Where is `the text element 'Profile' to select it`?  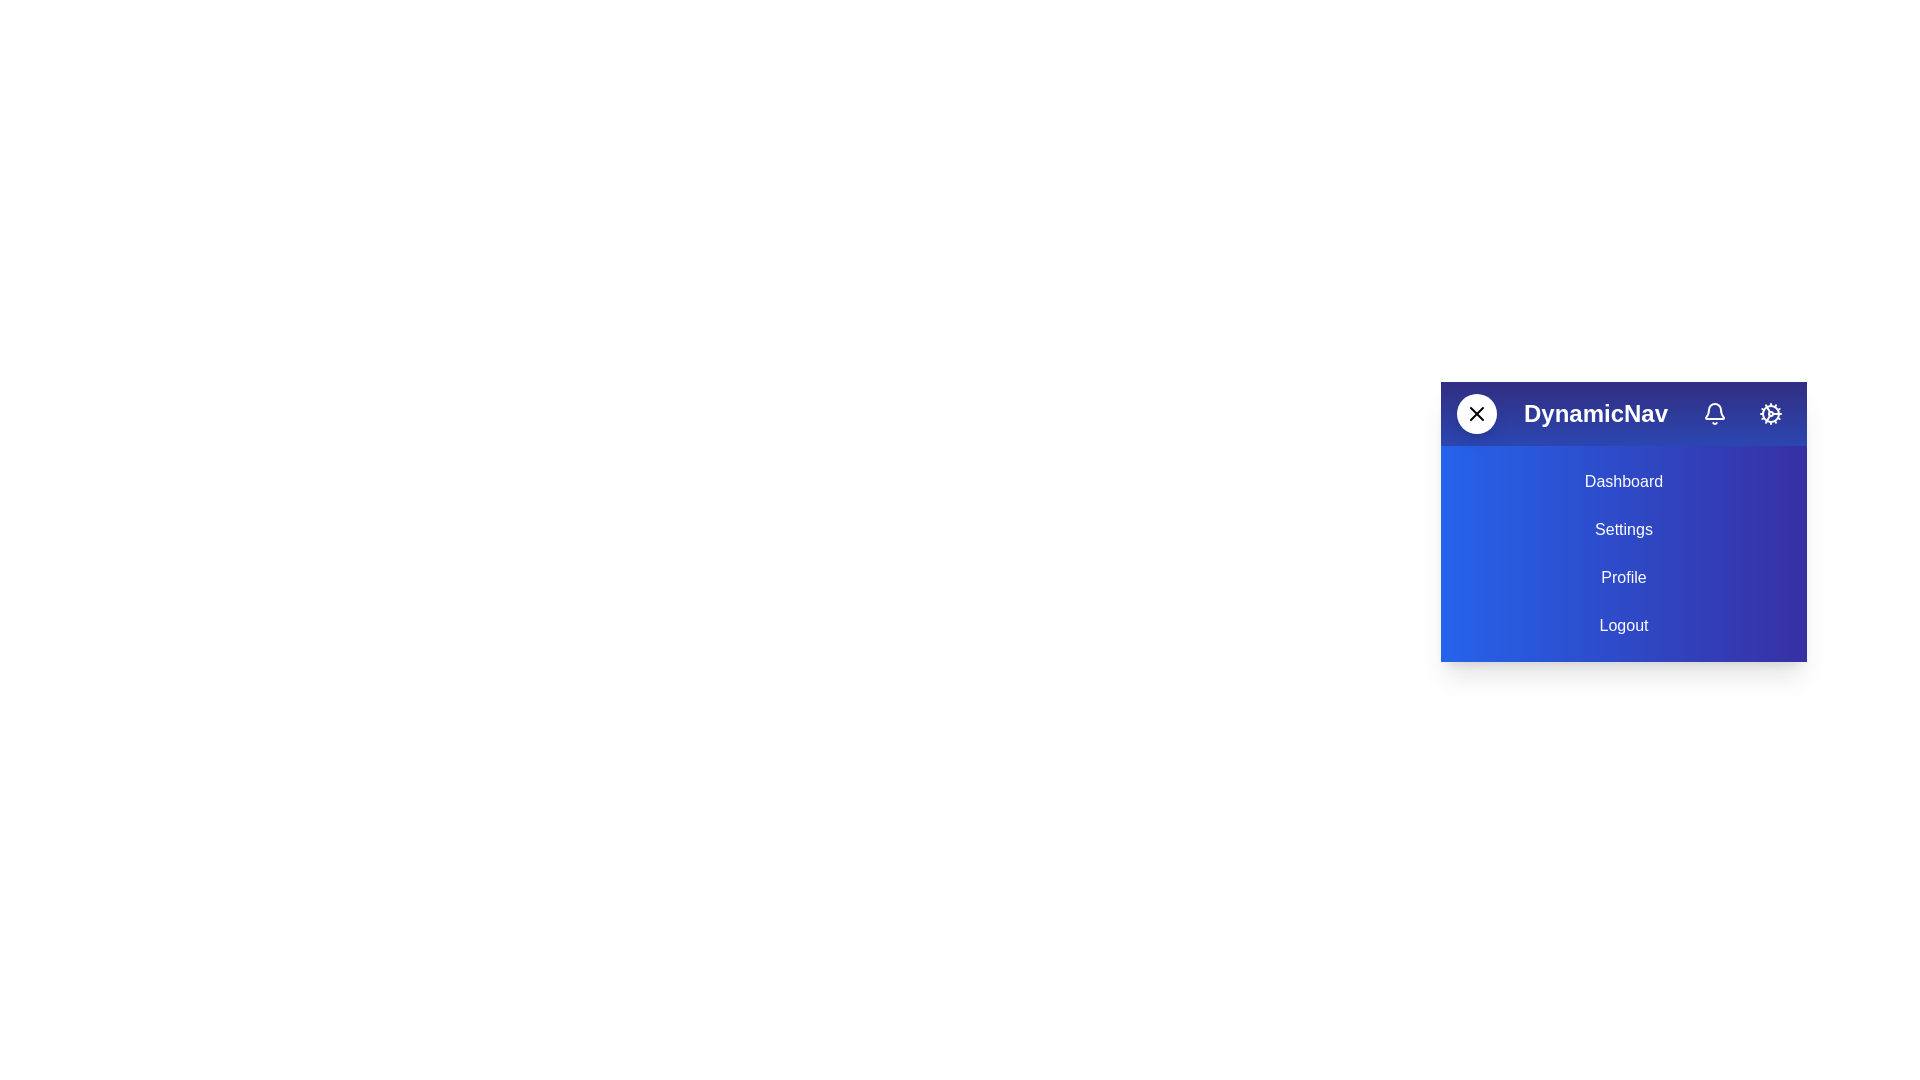 the text element 'Profile' to select it is located at coordinates (1623, 578).